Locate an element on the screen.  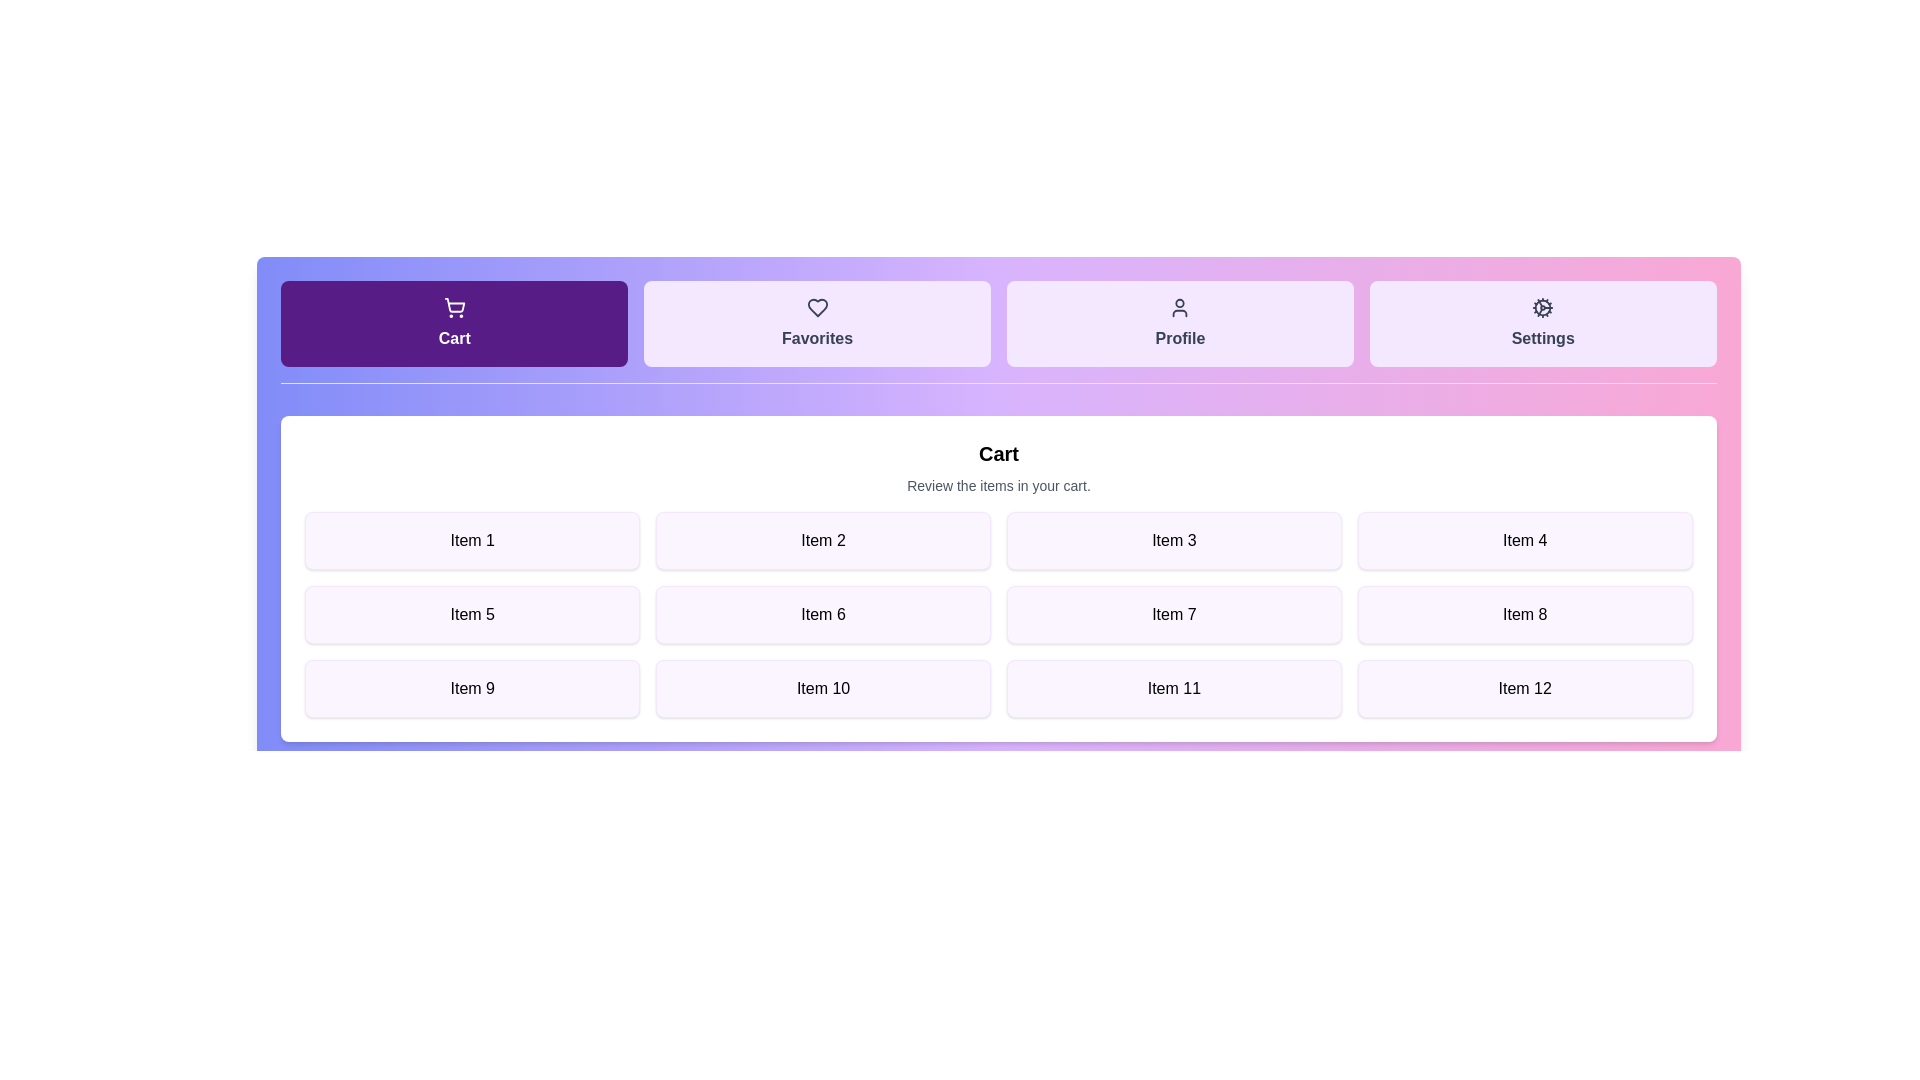
the tab labeled Favorites is located at coordinates (817, 323).